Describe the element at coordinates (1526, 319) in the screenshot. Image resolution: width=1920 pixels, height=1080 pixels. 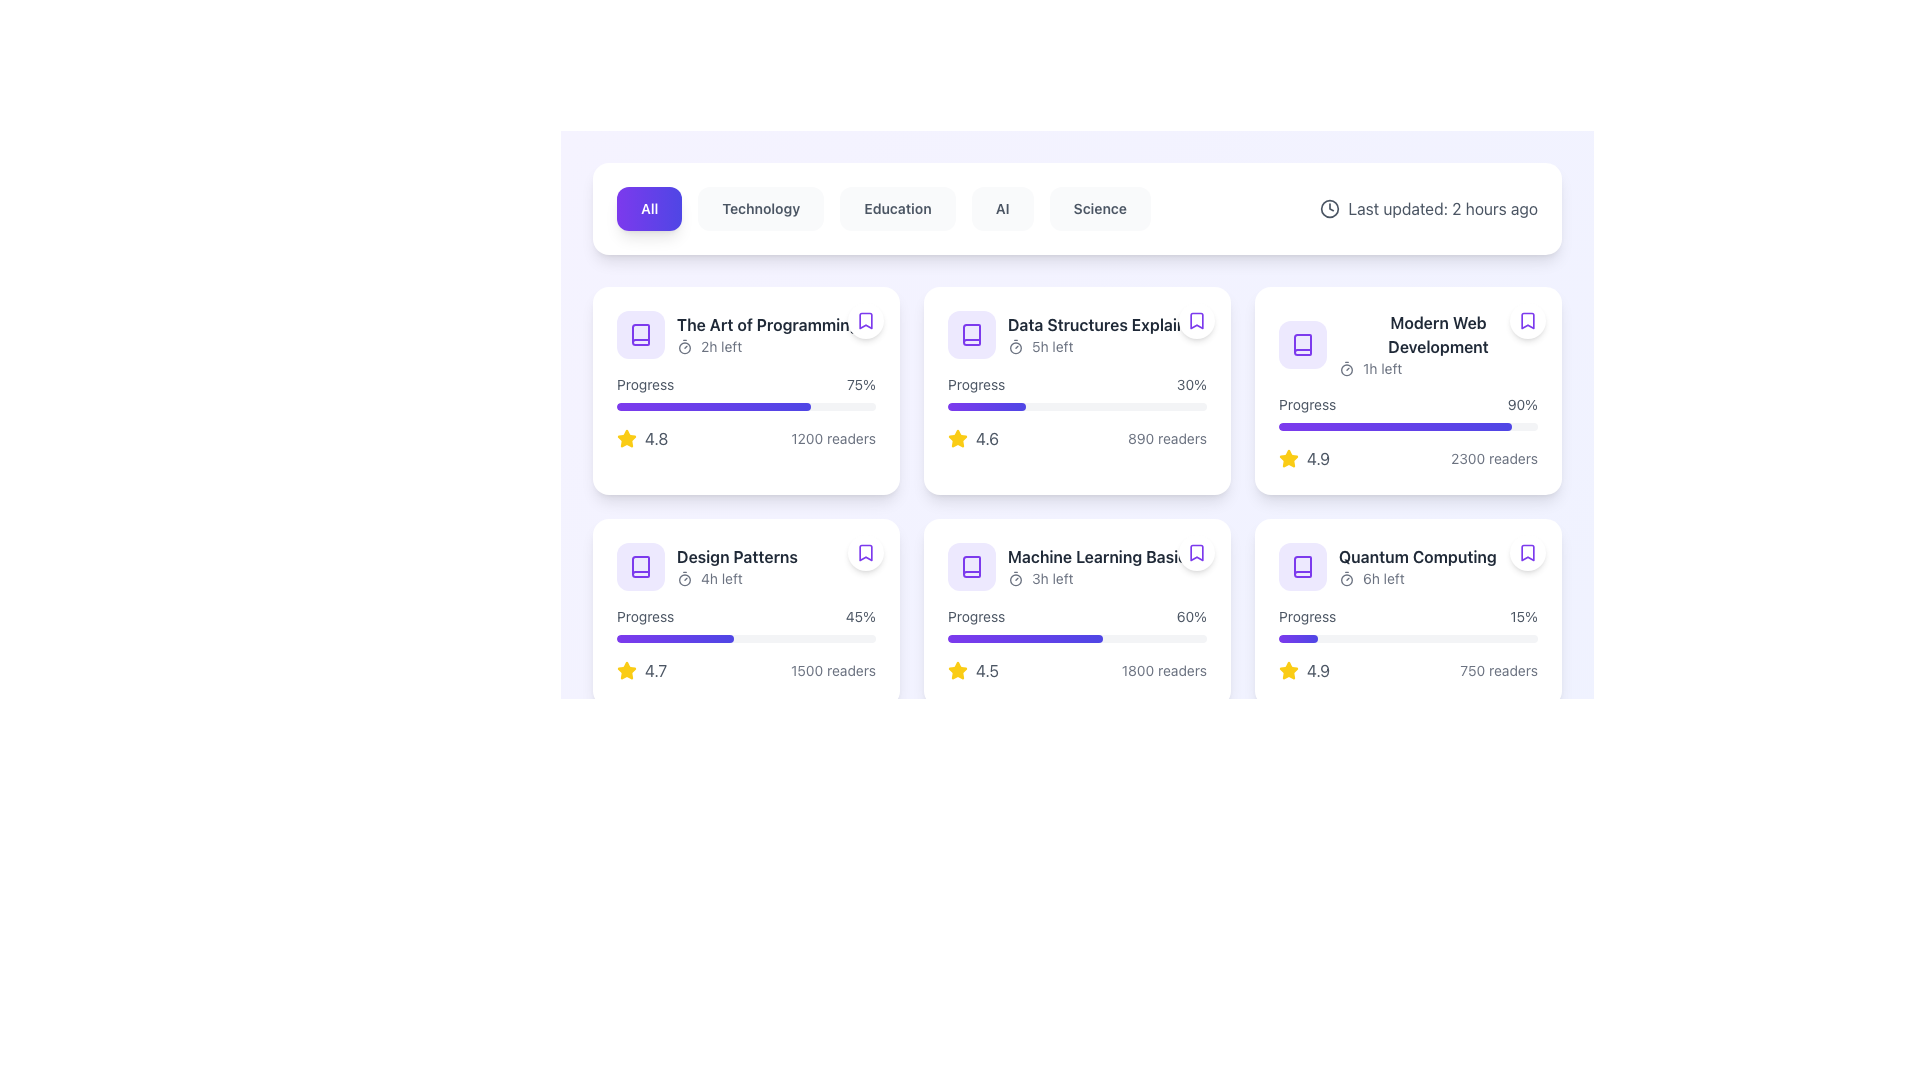
I see `the bookmark icon representing the saved item 'Modern Web Development' located in the top-right corner of the corresponding card` at that location.